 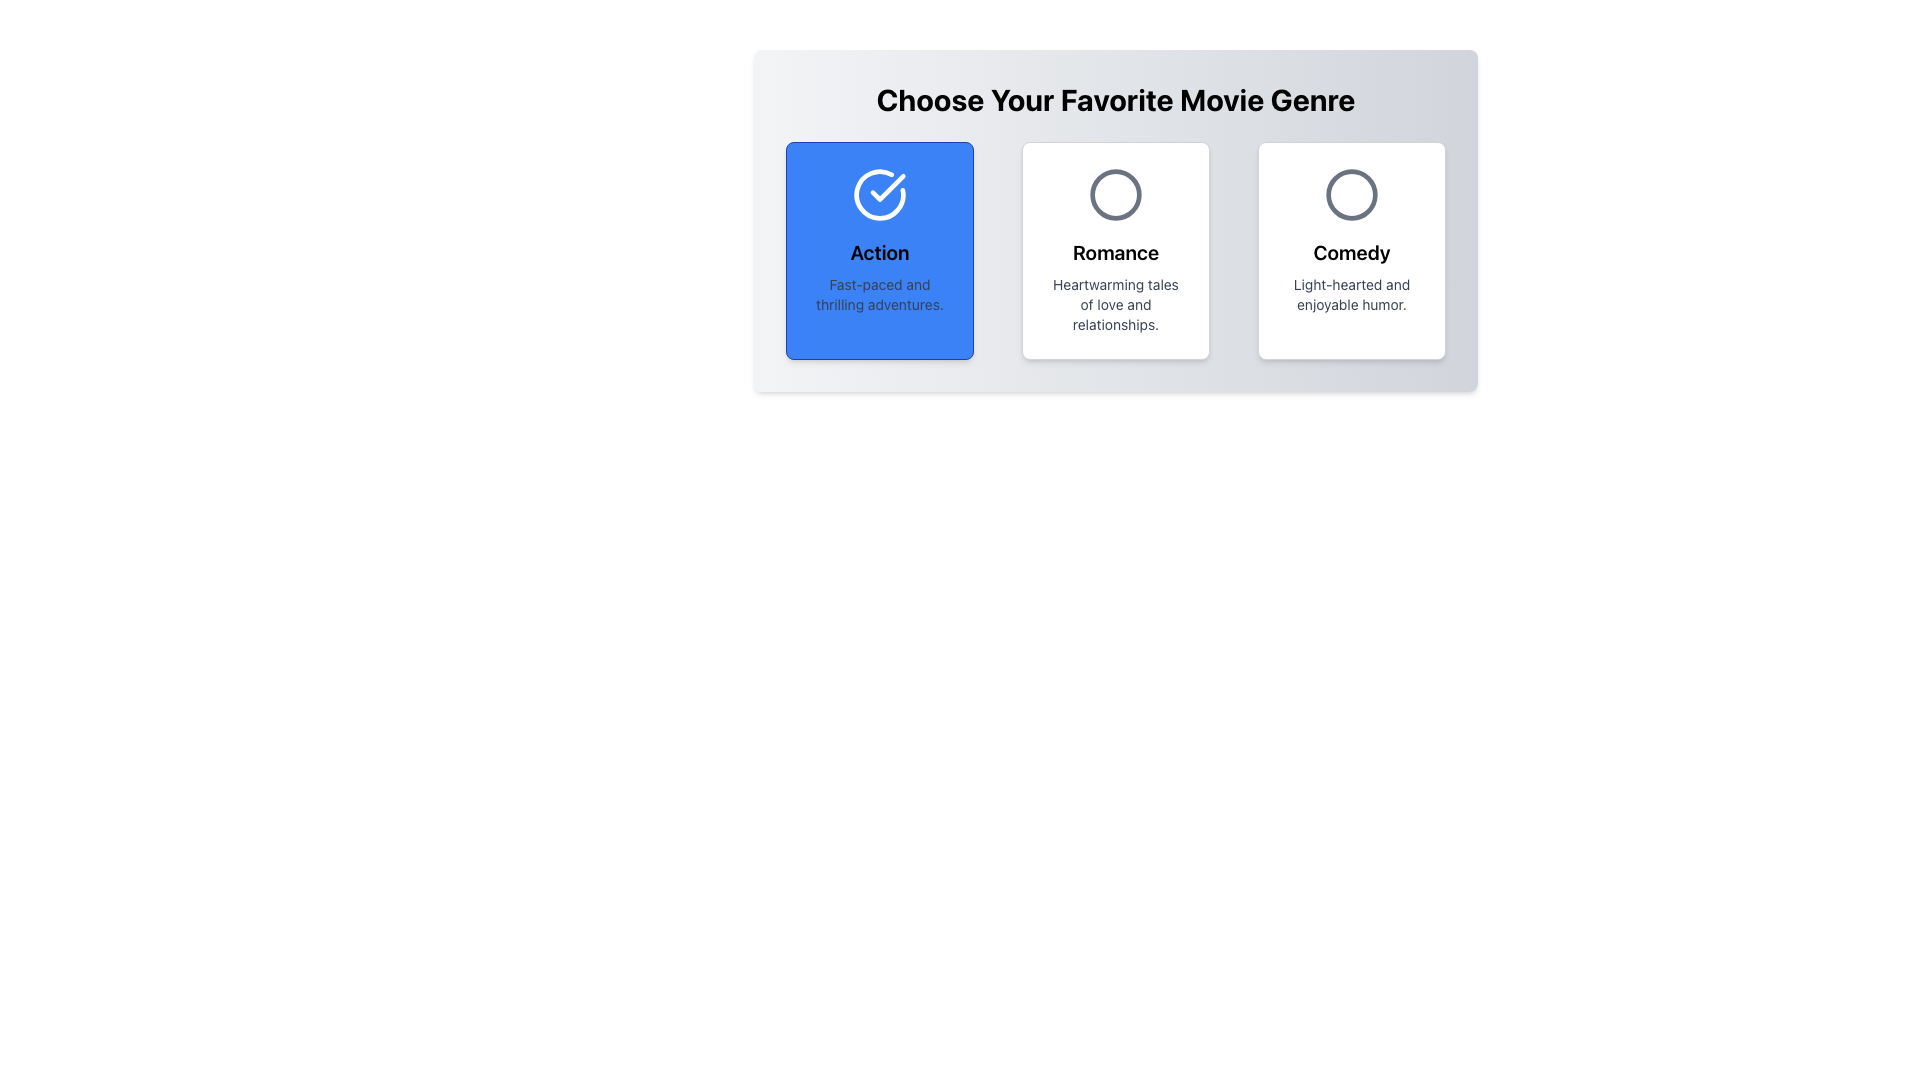 I want to click on the text label 'Comedy', which is the bold title within a card layout, positioned above the description 'Light-hearted and enjoyable humor.', so click(x=1352, y=252).